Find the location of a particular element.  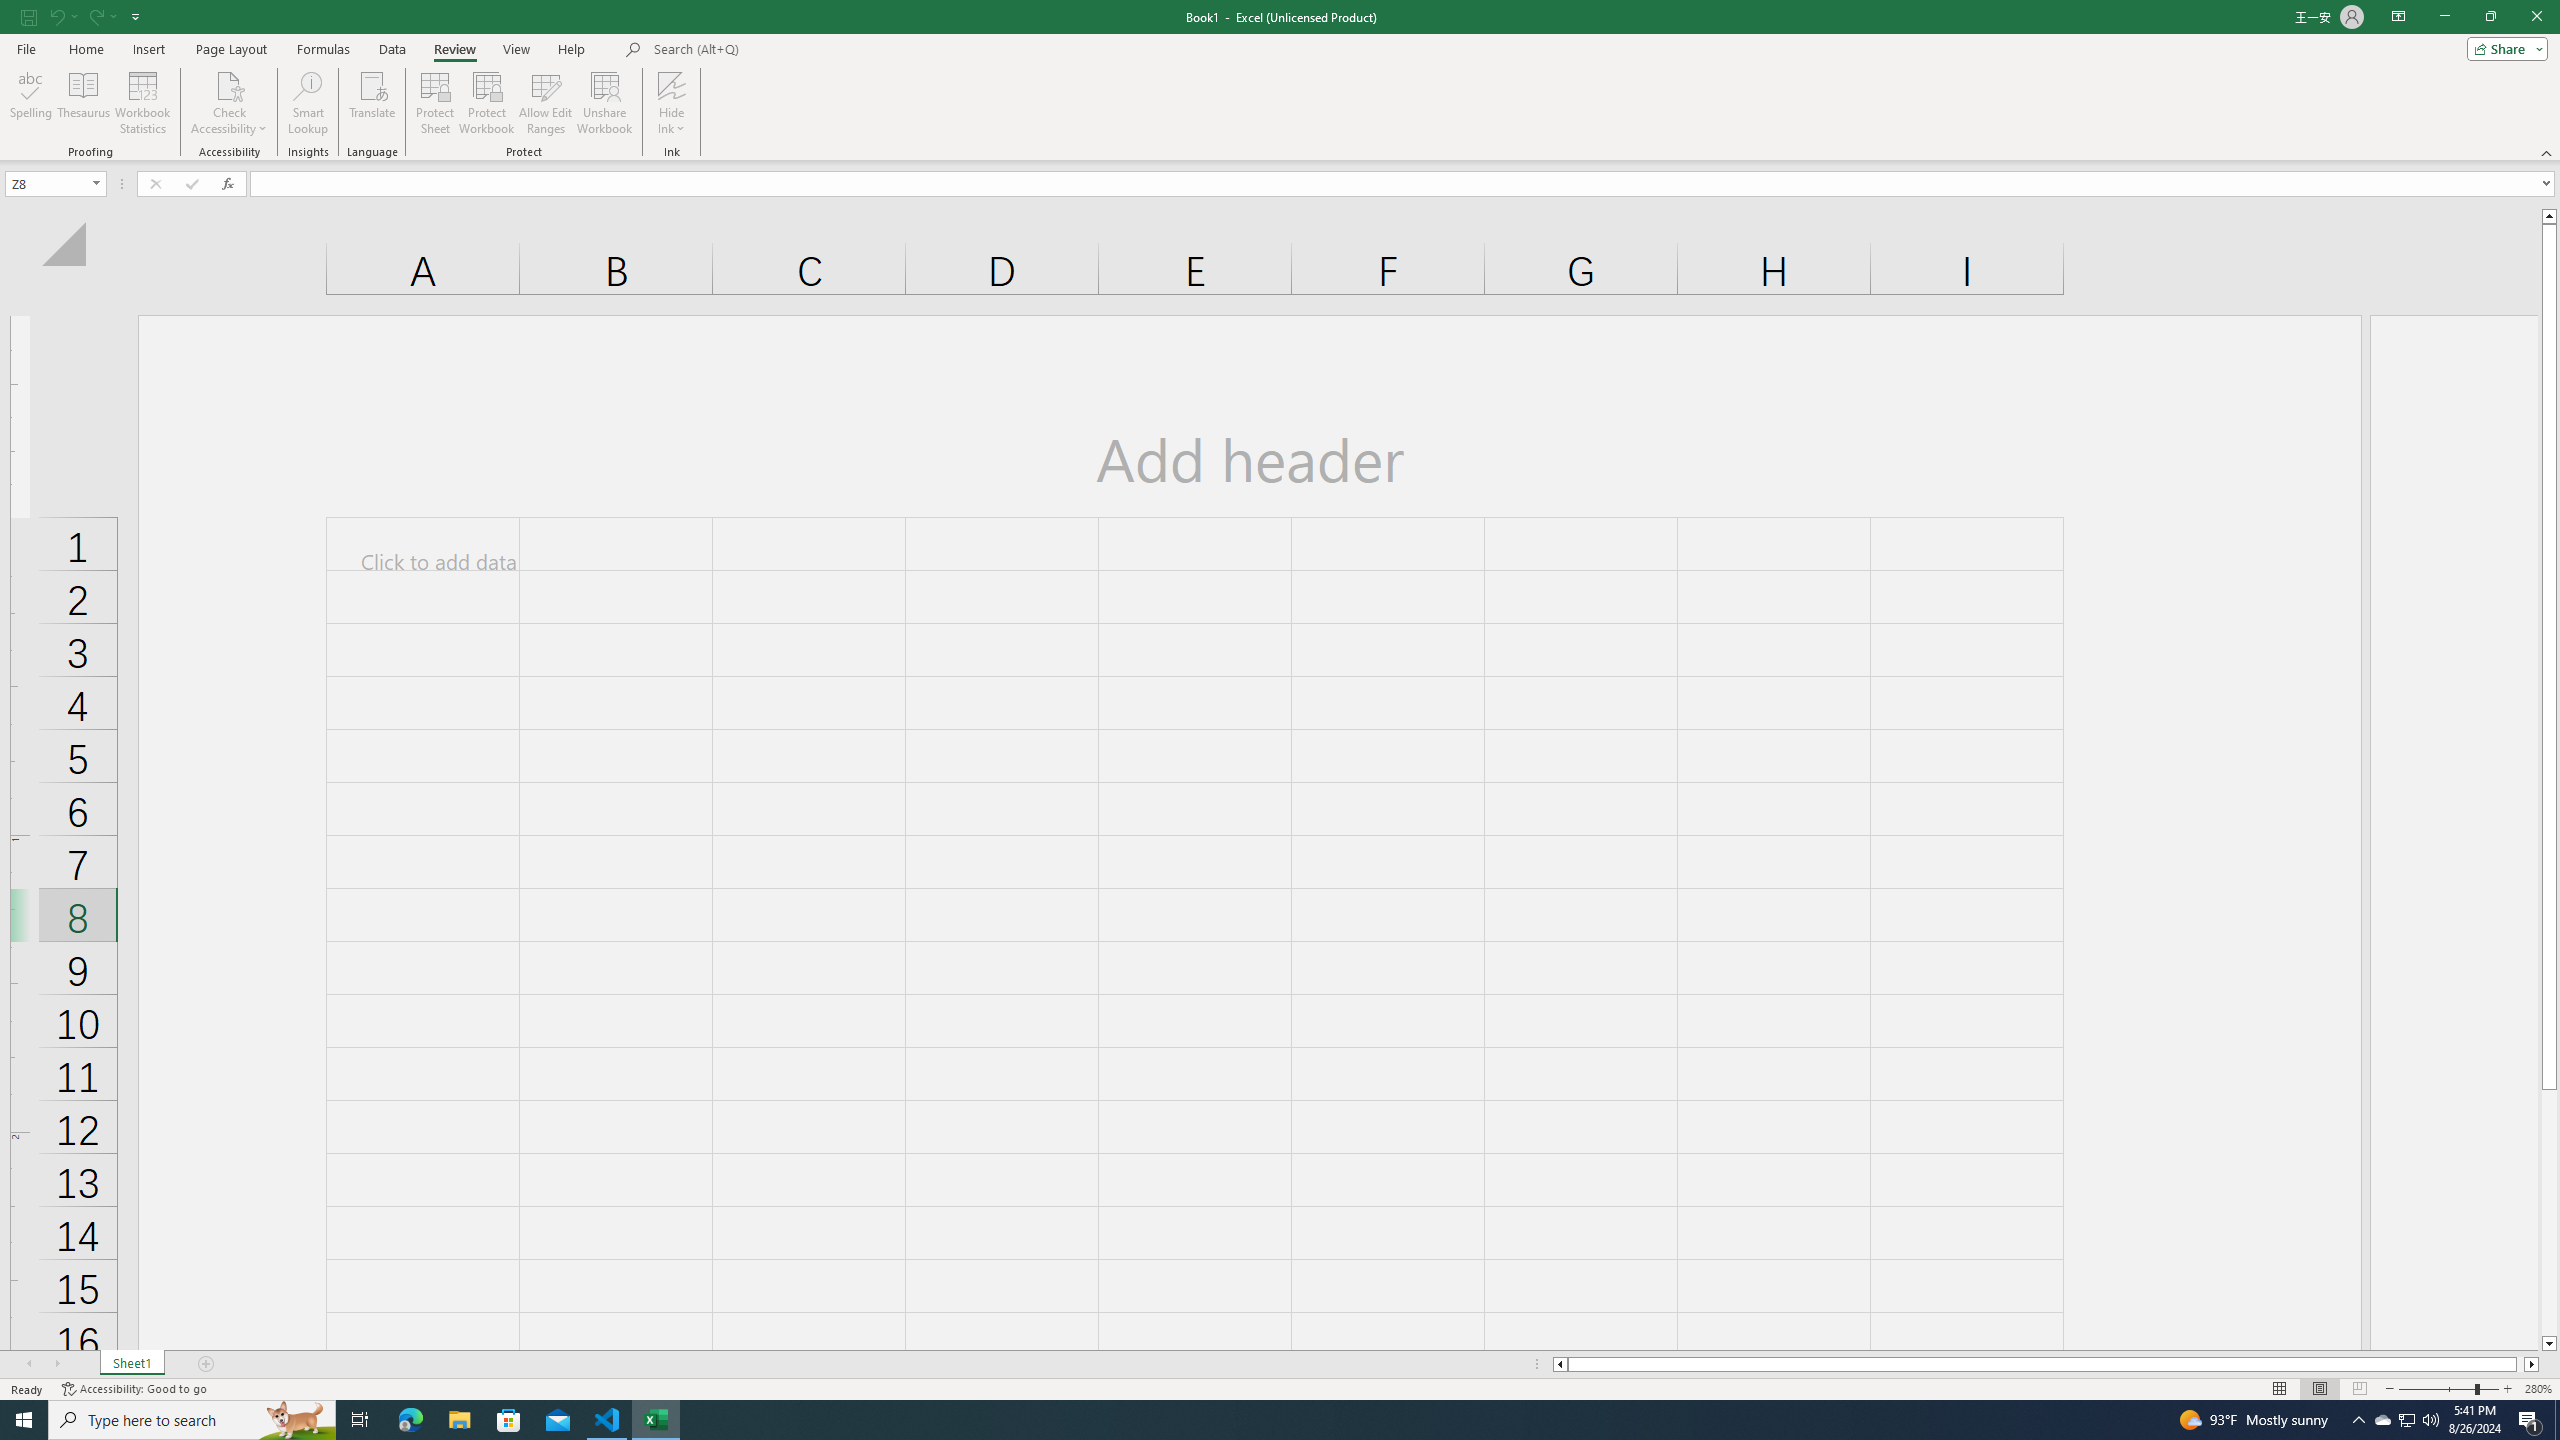

'Page Layout' is located at coordinates (231, 49).